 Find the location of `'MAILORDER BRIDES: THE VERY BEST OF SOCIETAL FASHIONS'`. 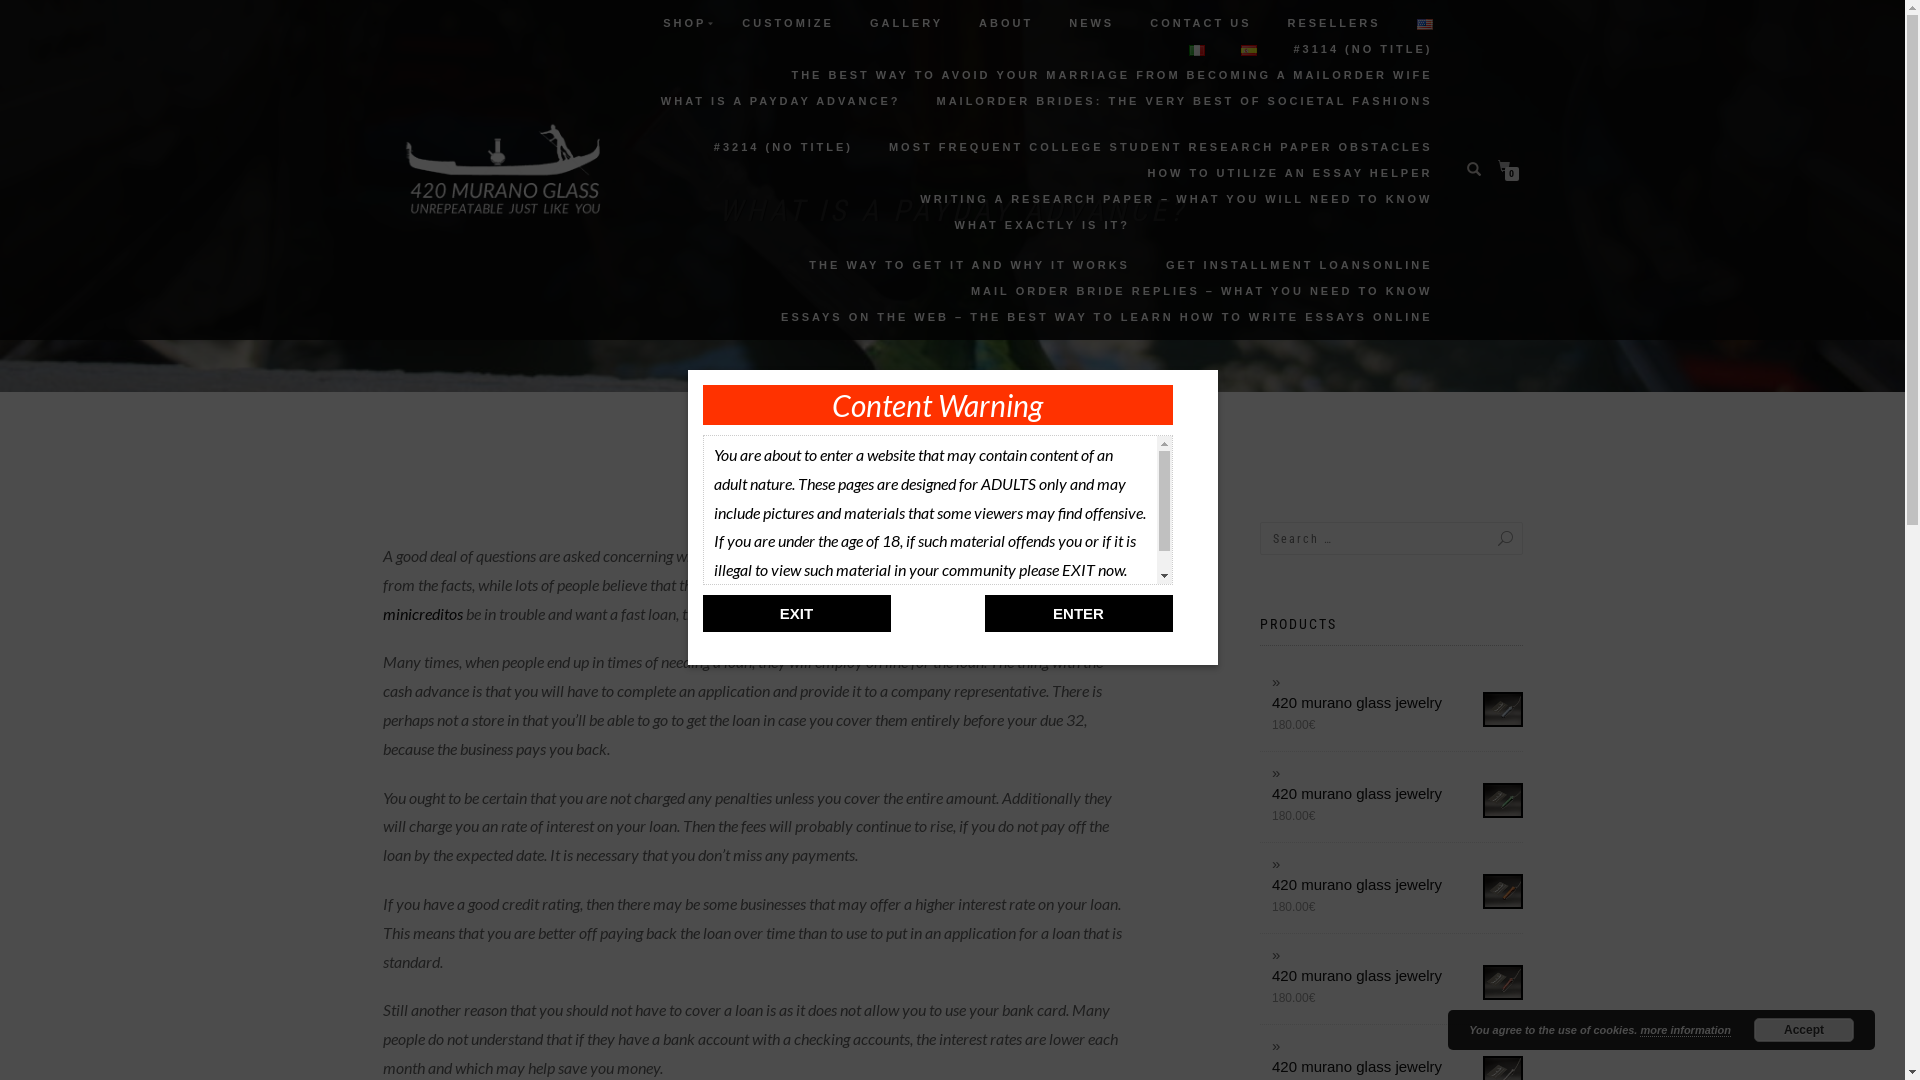

'MAILORDER BRIDES: THE VERY BEST OF SOCIETAL FASHIONS' is located at coordinates (1184, 100).